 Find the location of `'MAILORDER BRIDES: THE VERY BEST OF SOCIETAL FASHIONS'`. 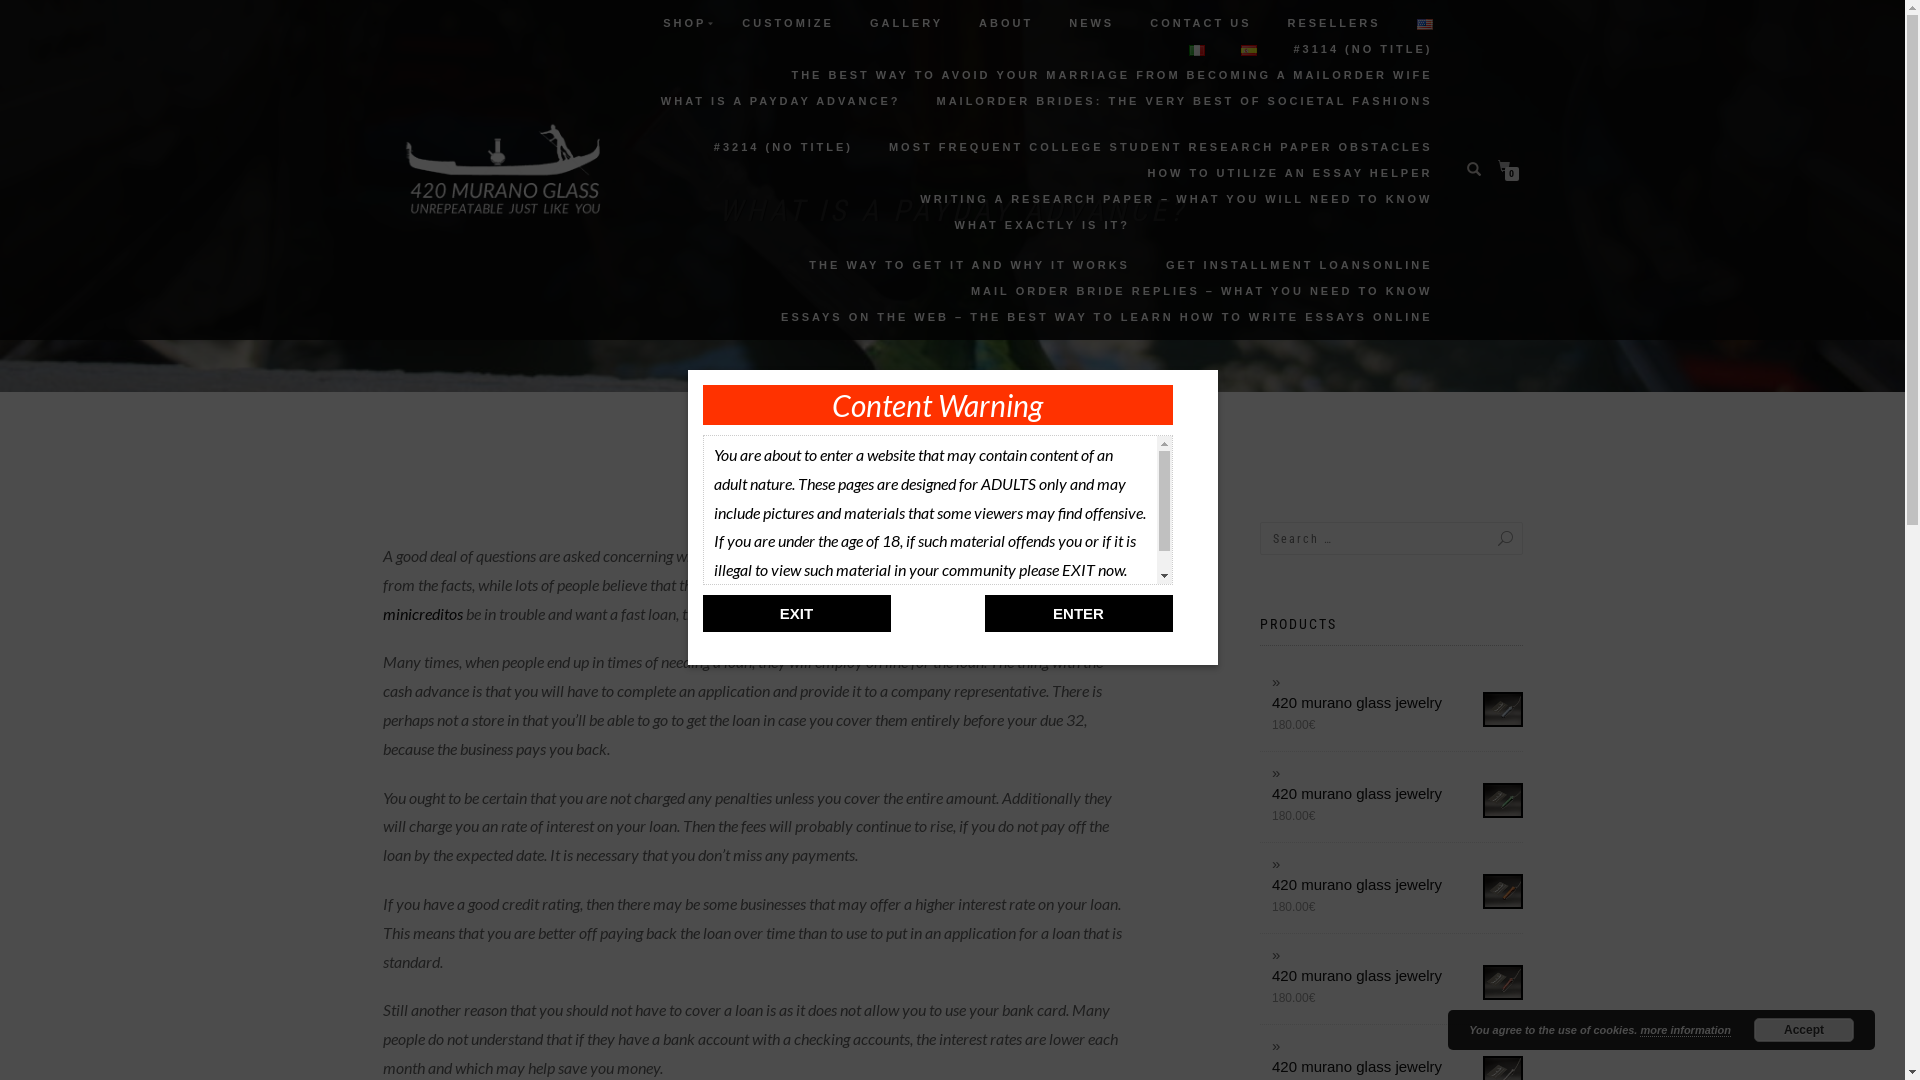

'MAILORDER BRIDES: THE VERY BEST OF SOCIETAL FASHIONS' is located at coordinates (1184, 100).